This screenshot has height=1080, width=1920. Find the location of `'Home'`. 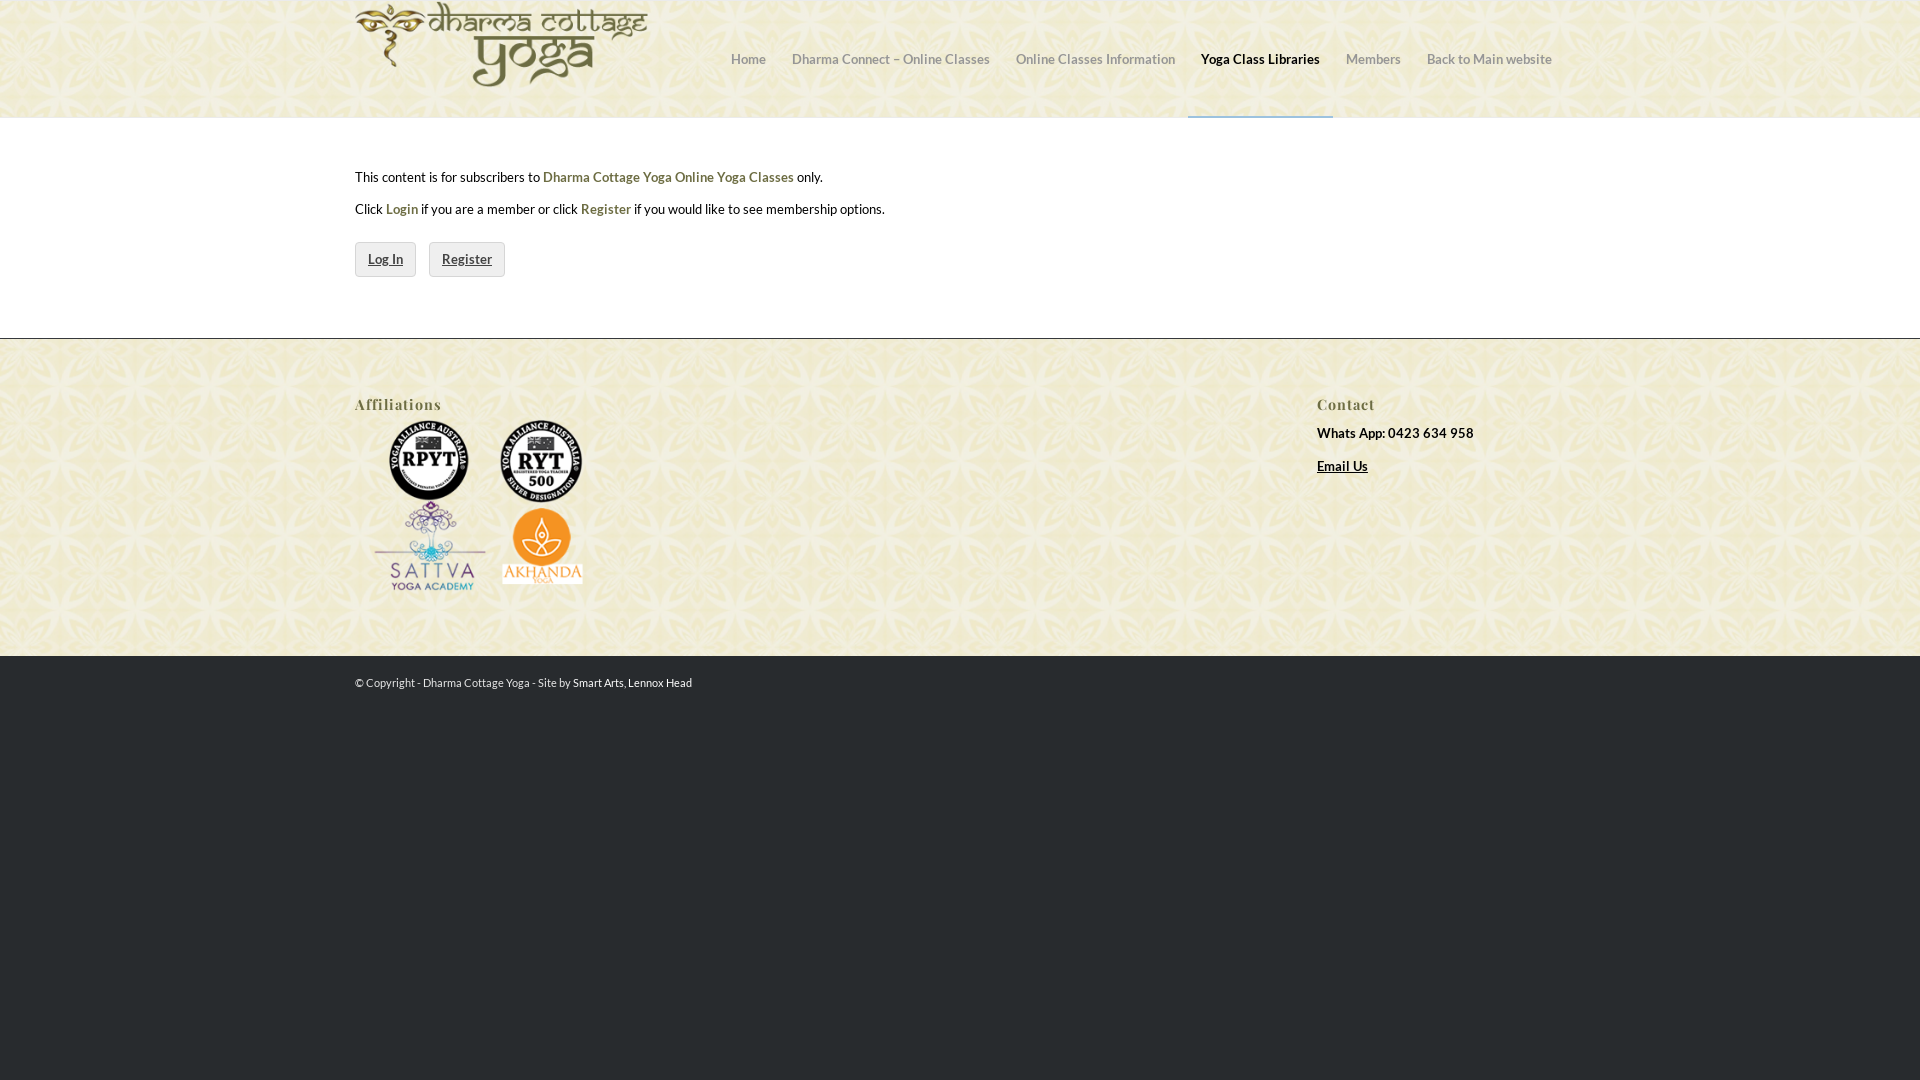

'Home' is located at coordinates (718, 57).